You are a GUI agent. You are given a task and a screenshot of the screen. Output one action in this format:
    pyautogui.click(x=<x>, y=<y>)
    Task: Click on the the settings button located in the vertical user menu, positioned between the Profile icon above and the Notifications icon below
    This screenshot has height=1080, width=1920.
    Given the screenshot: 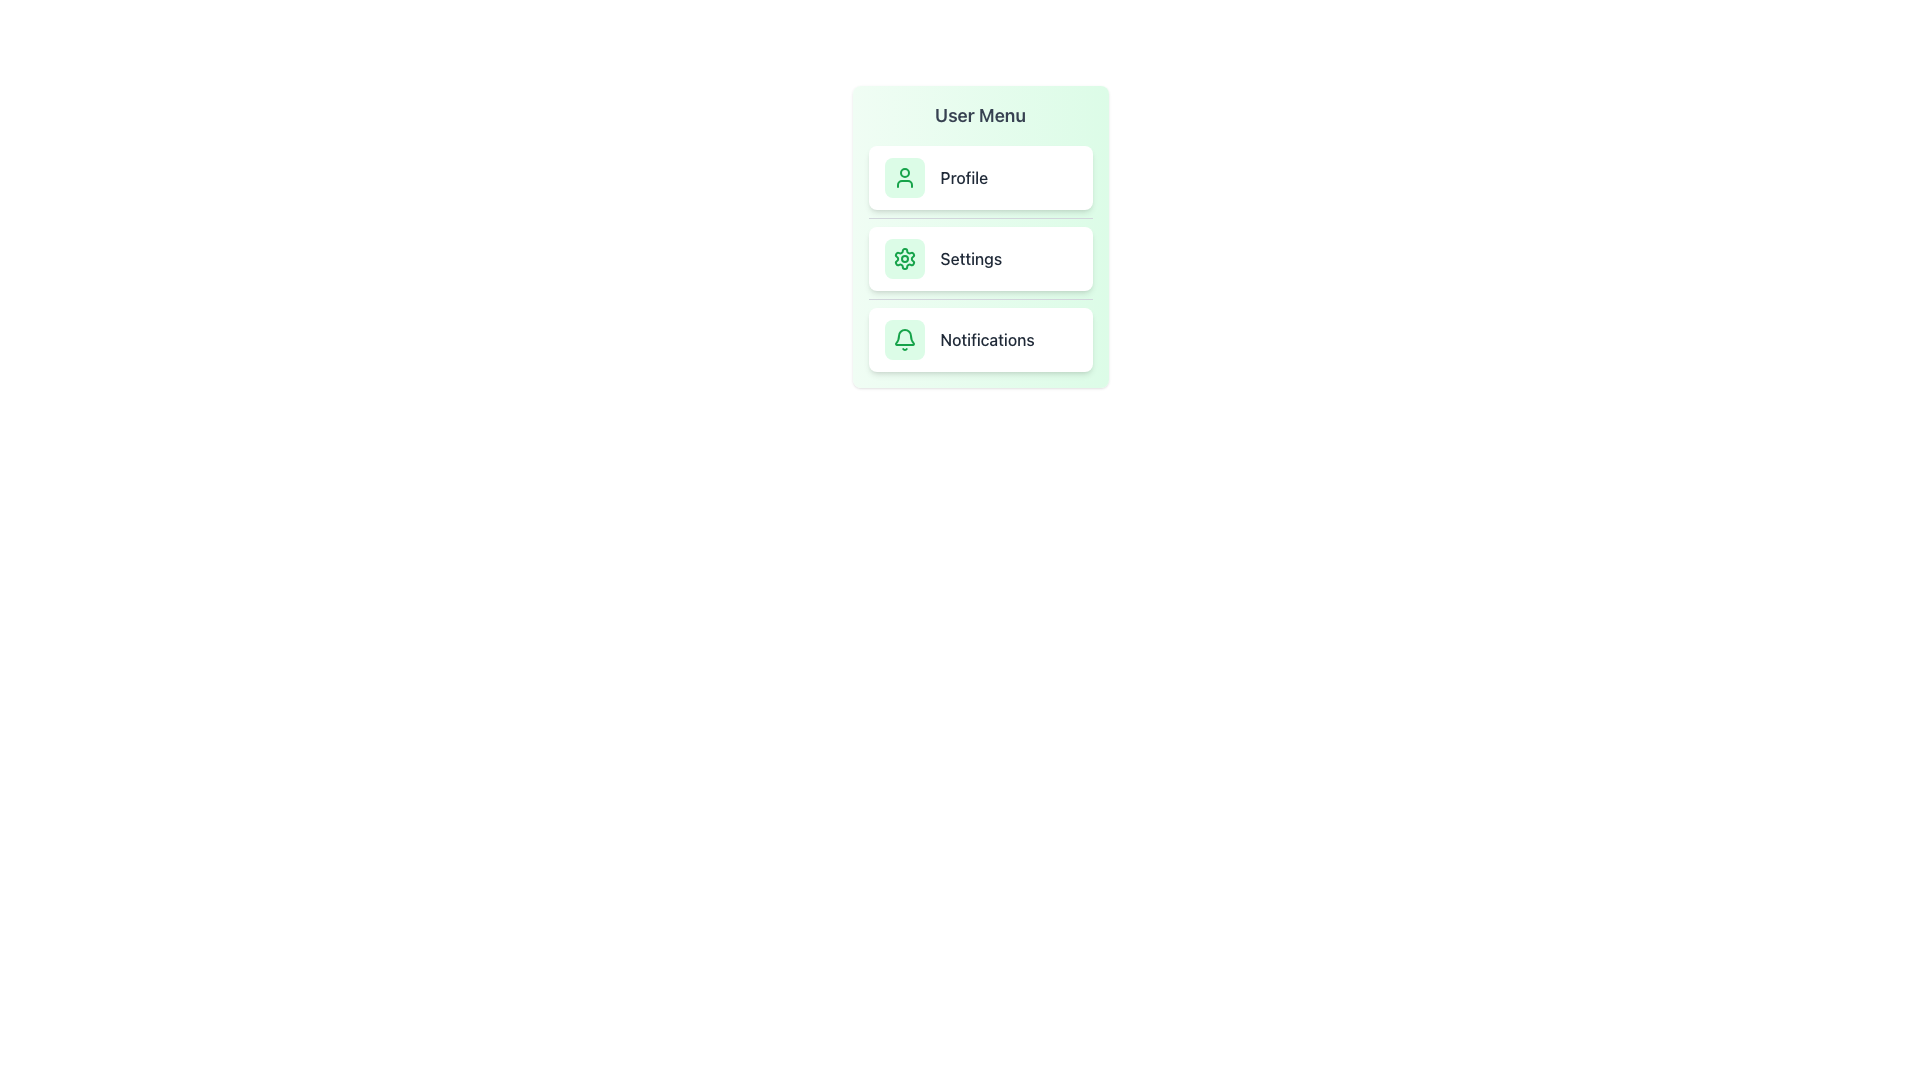 What is the action you would take?
    pyautogui.click(x=903, y=257)
    